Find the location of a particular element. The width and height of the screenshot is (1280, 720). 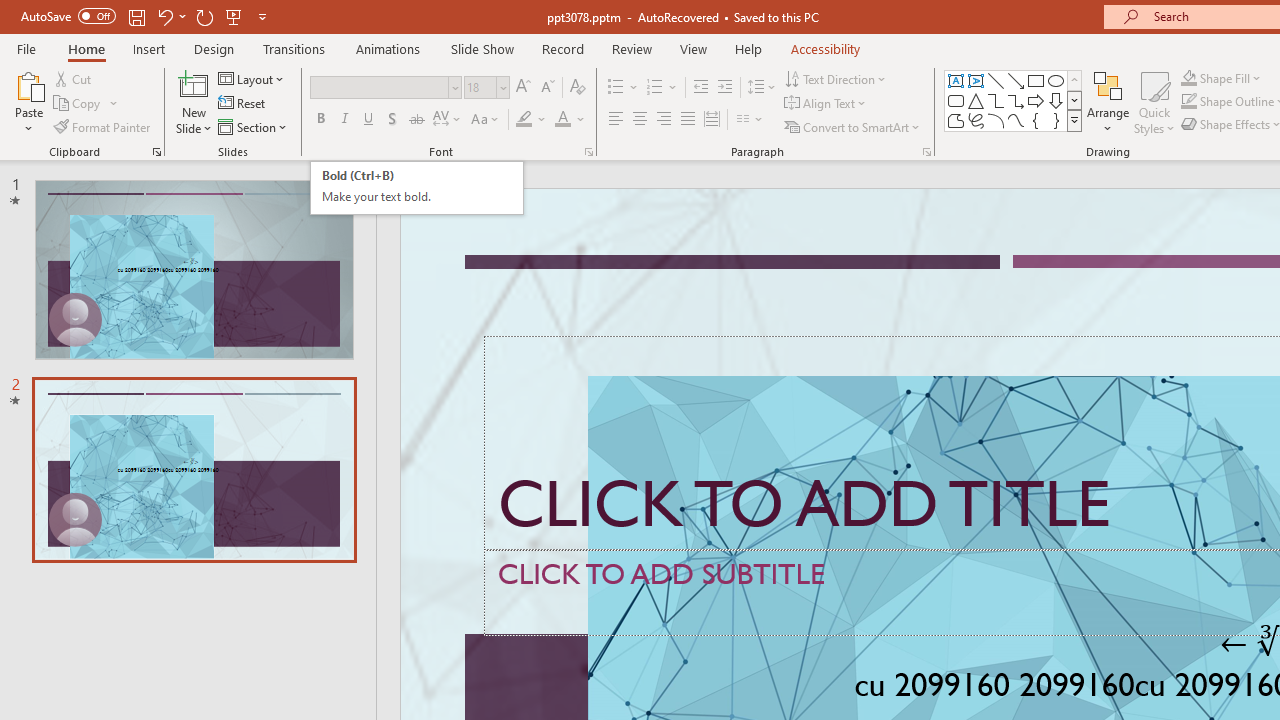

'Arrow: Right' is located at coordinates (1036, 100).